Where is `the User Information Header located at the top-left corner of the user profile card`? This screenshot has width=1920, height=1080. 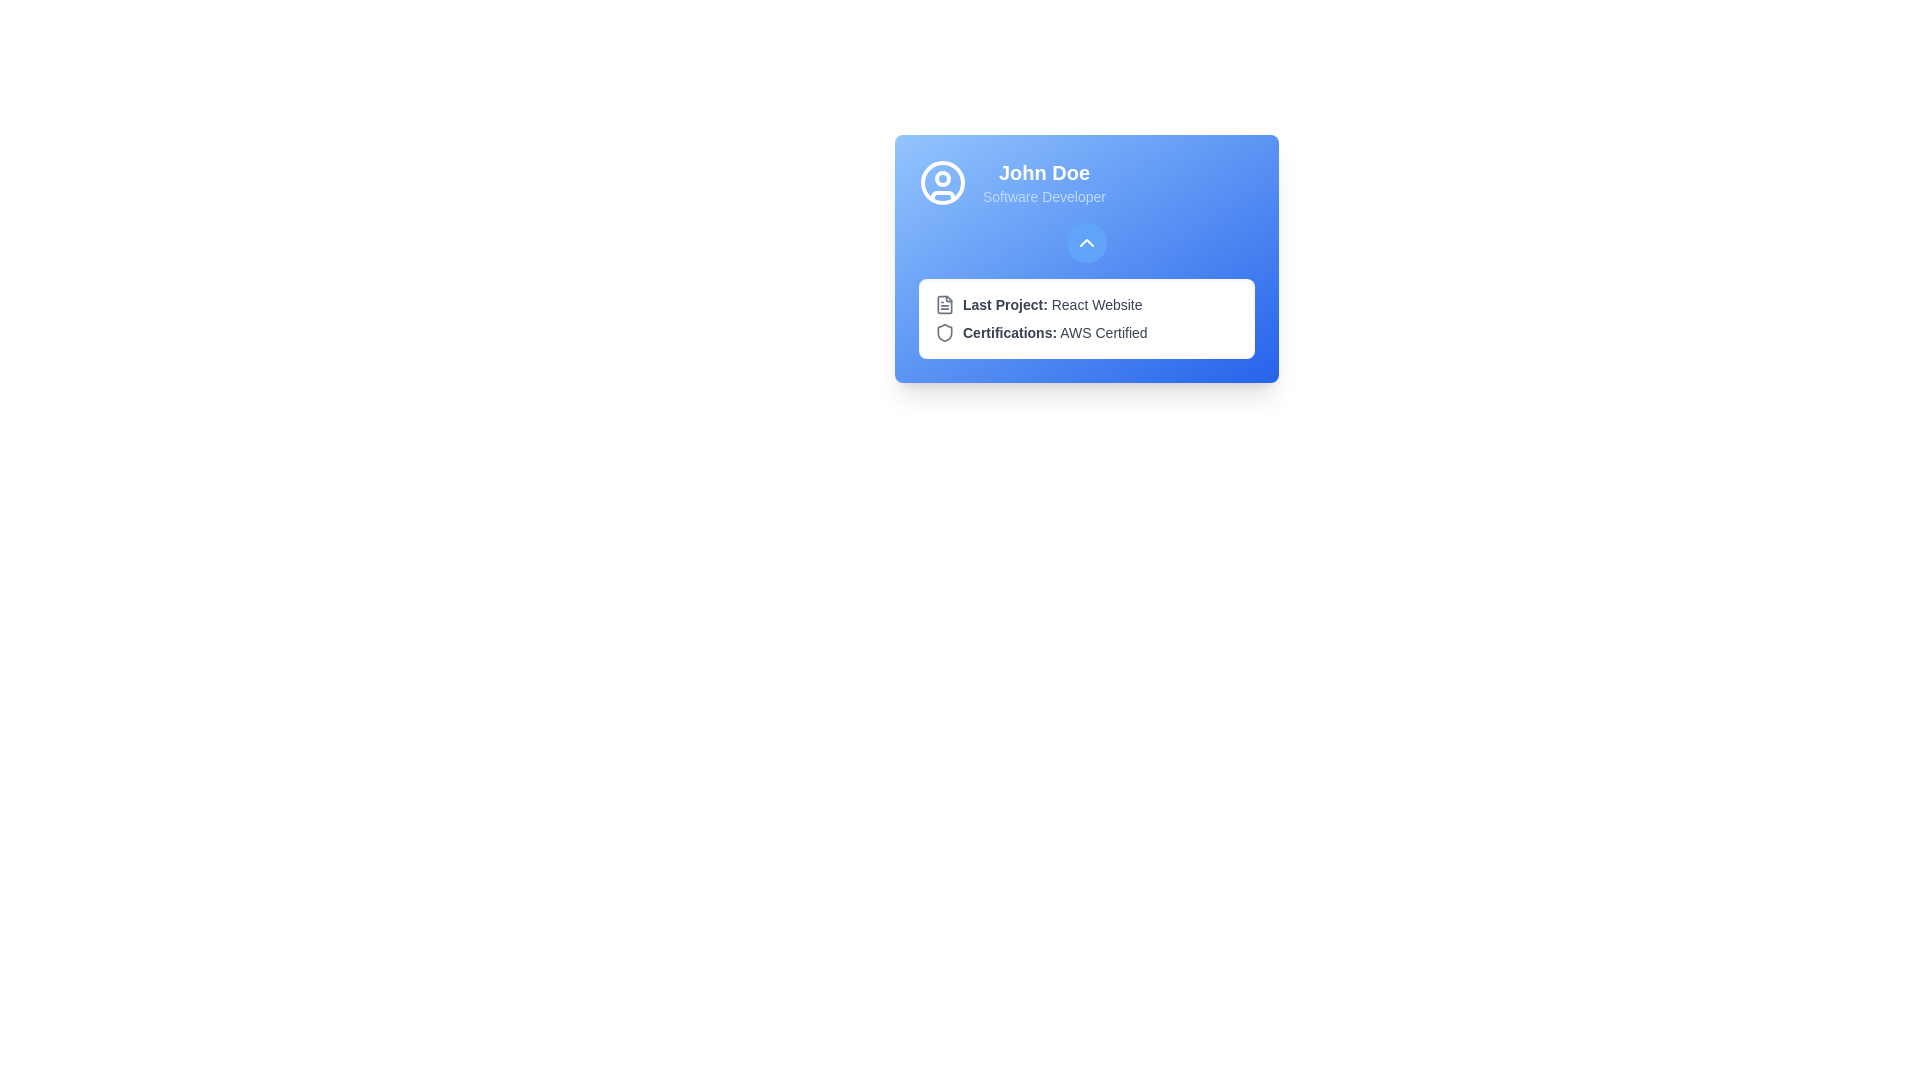
the User Information Header located at the top-left corner of the user profile card is located at coordinates (1085, 182).